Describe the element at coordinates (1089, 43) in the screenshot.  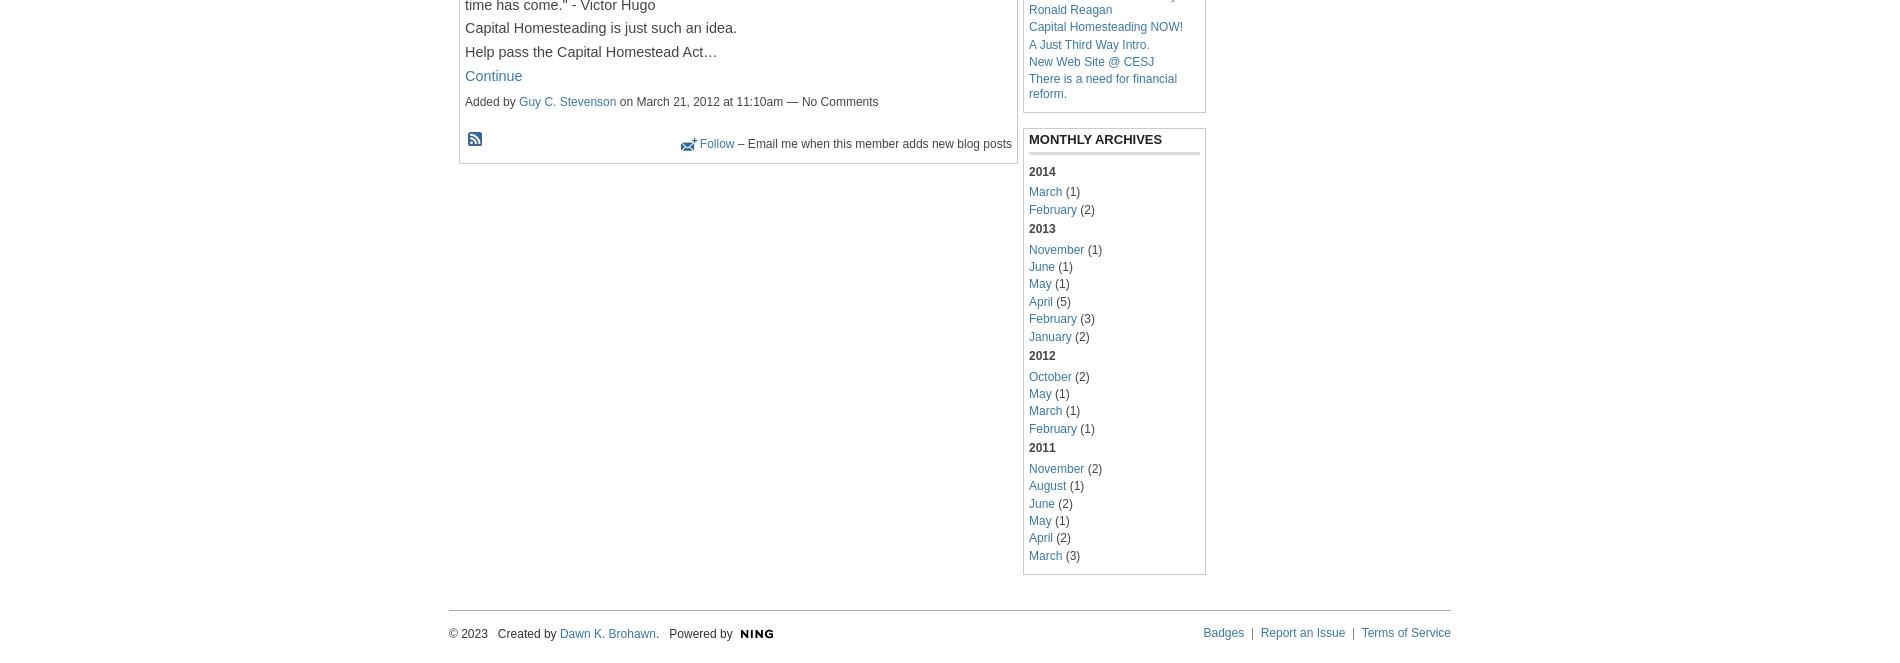
I see `'A Just Third Way Intro.'` at that location.